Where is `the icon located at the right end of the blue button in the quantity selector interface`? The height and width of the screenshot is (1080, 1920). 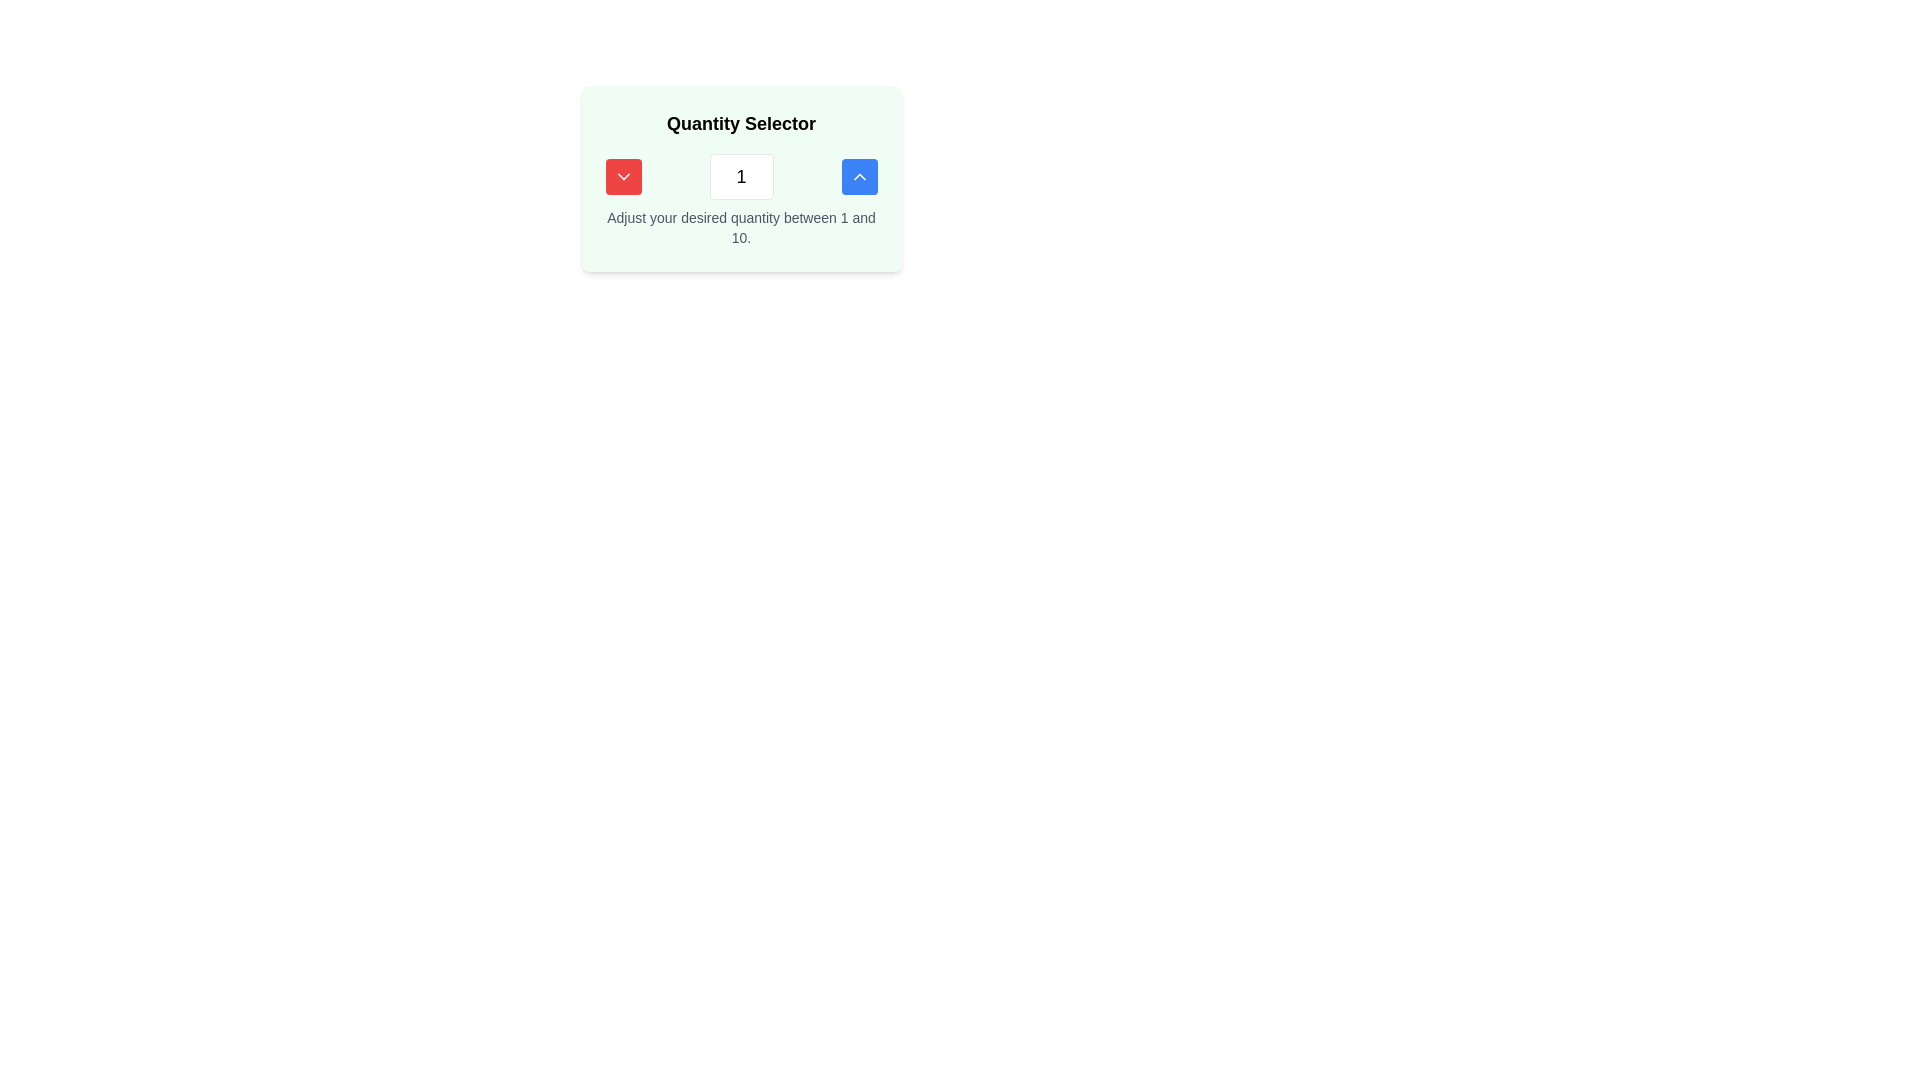
the icon located at the right end of the blue button in the quantity selector interface is located at coordinates (859, 176).